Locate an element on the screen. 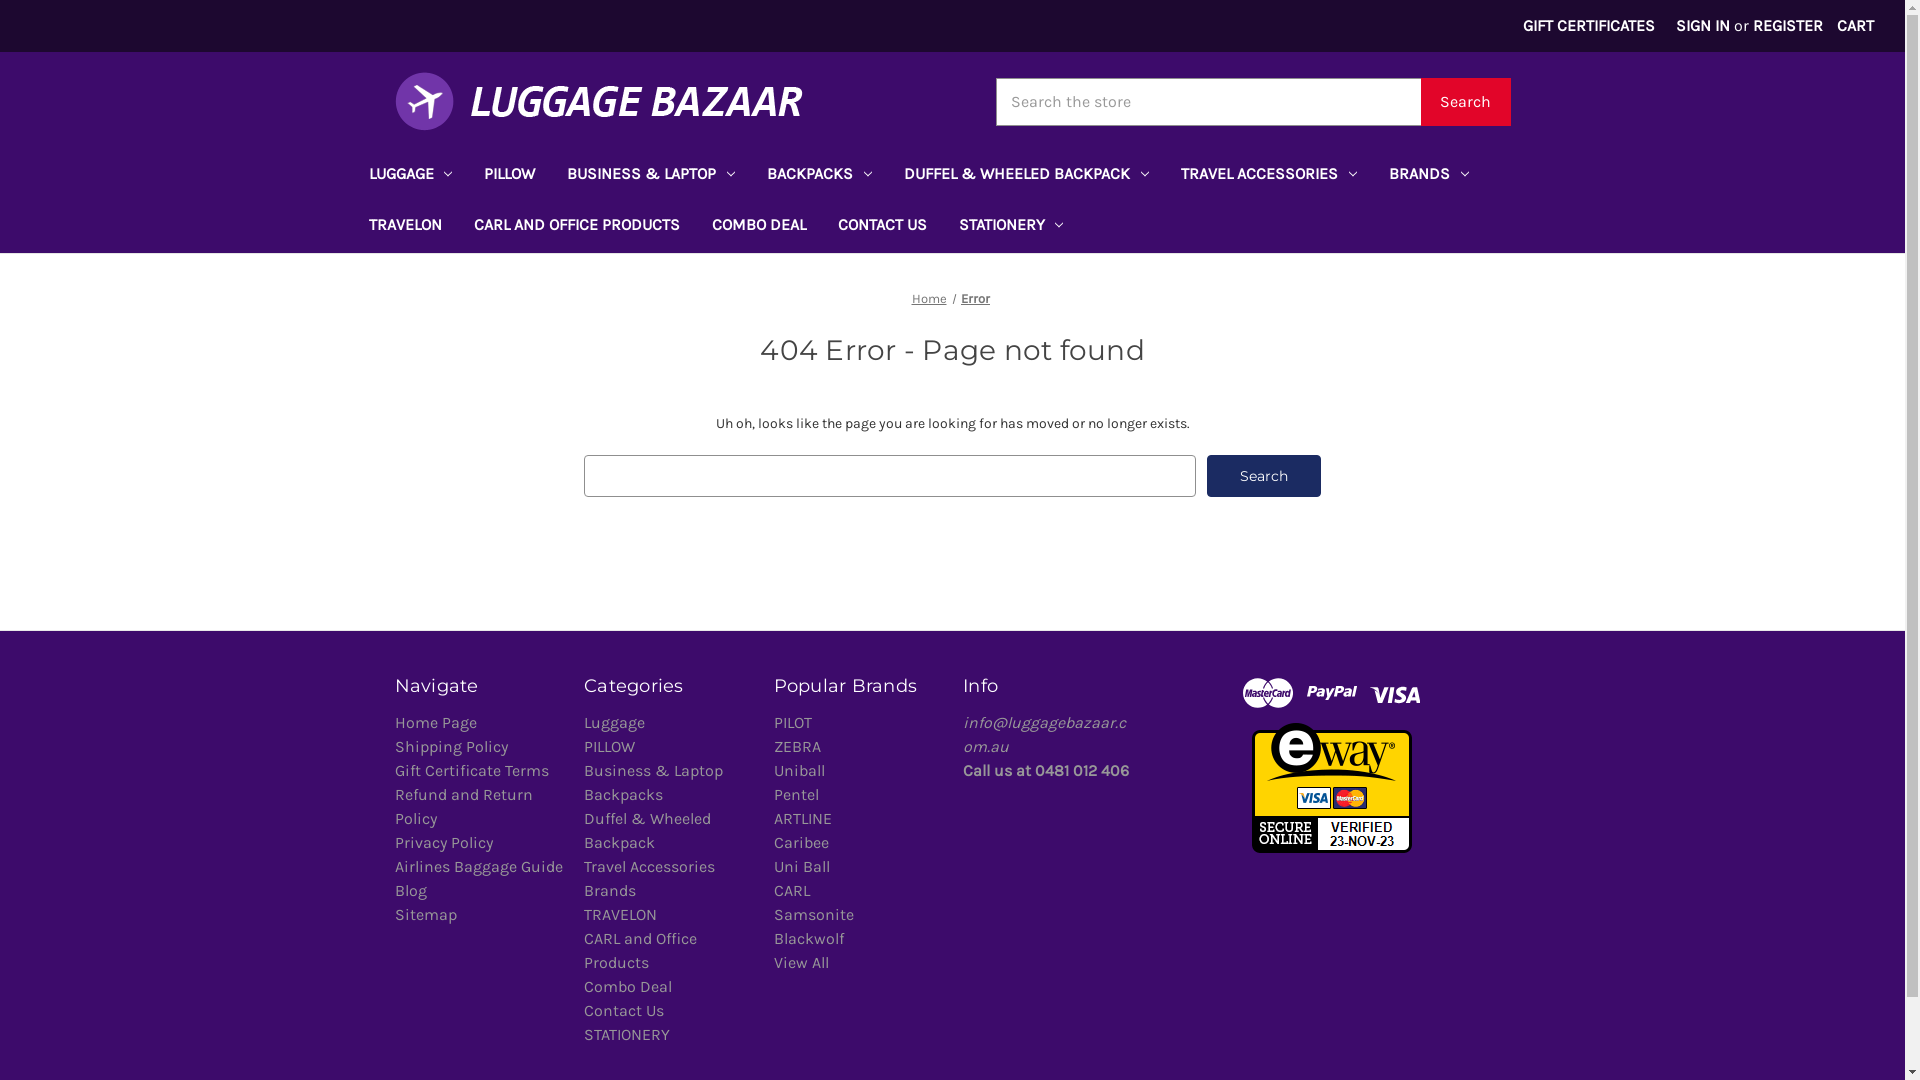  'GIFT CERTIFICATES' is located at coordinates (1588, 26).